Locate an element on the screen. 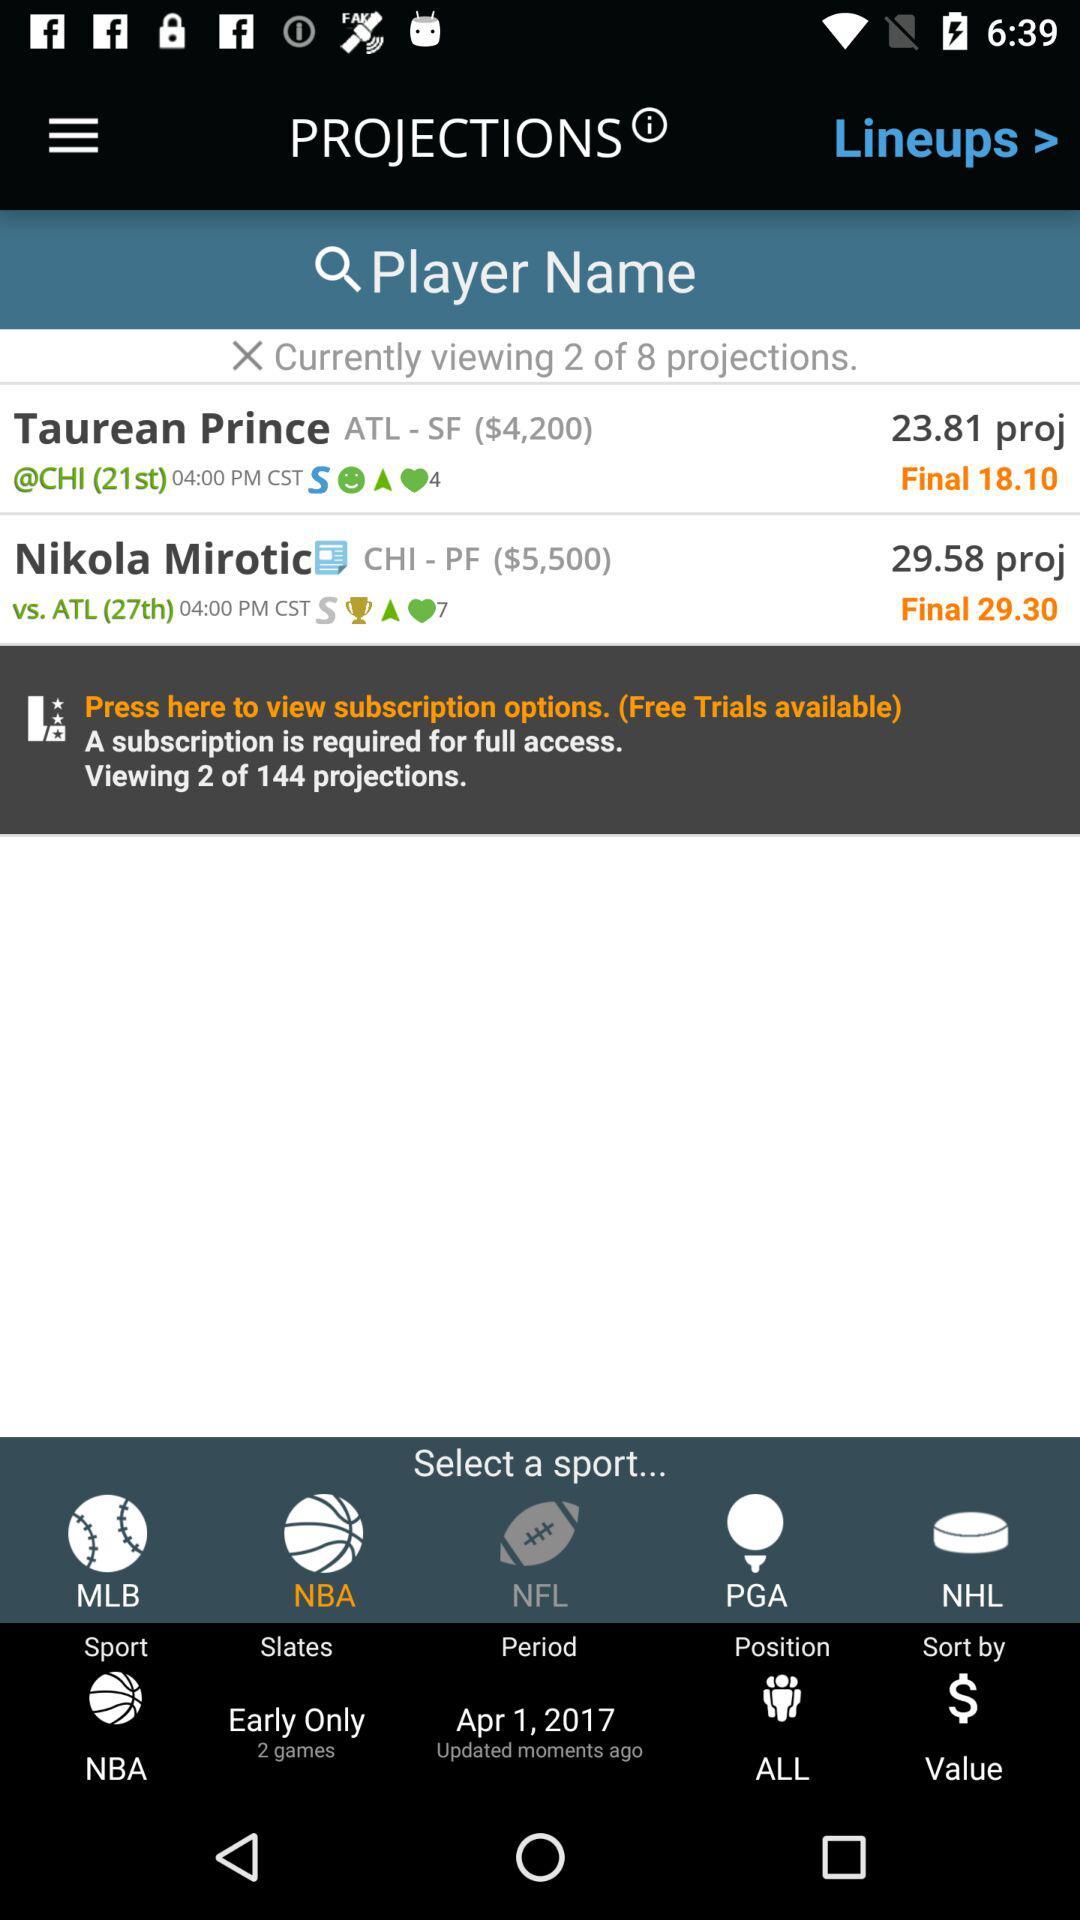  move to the fourth icon which is under taurean prince is located at coordinates (412, 480).